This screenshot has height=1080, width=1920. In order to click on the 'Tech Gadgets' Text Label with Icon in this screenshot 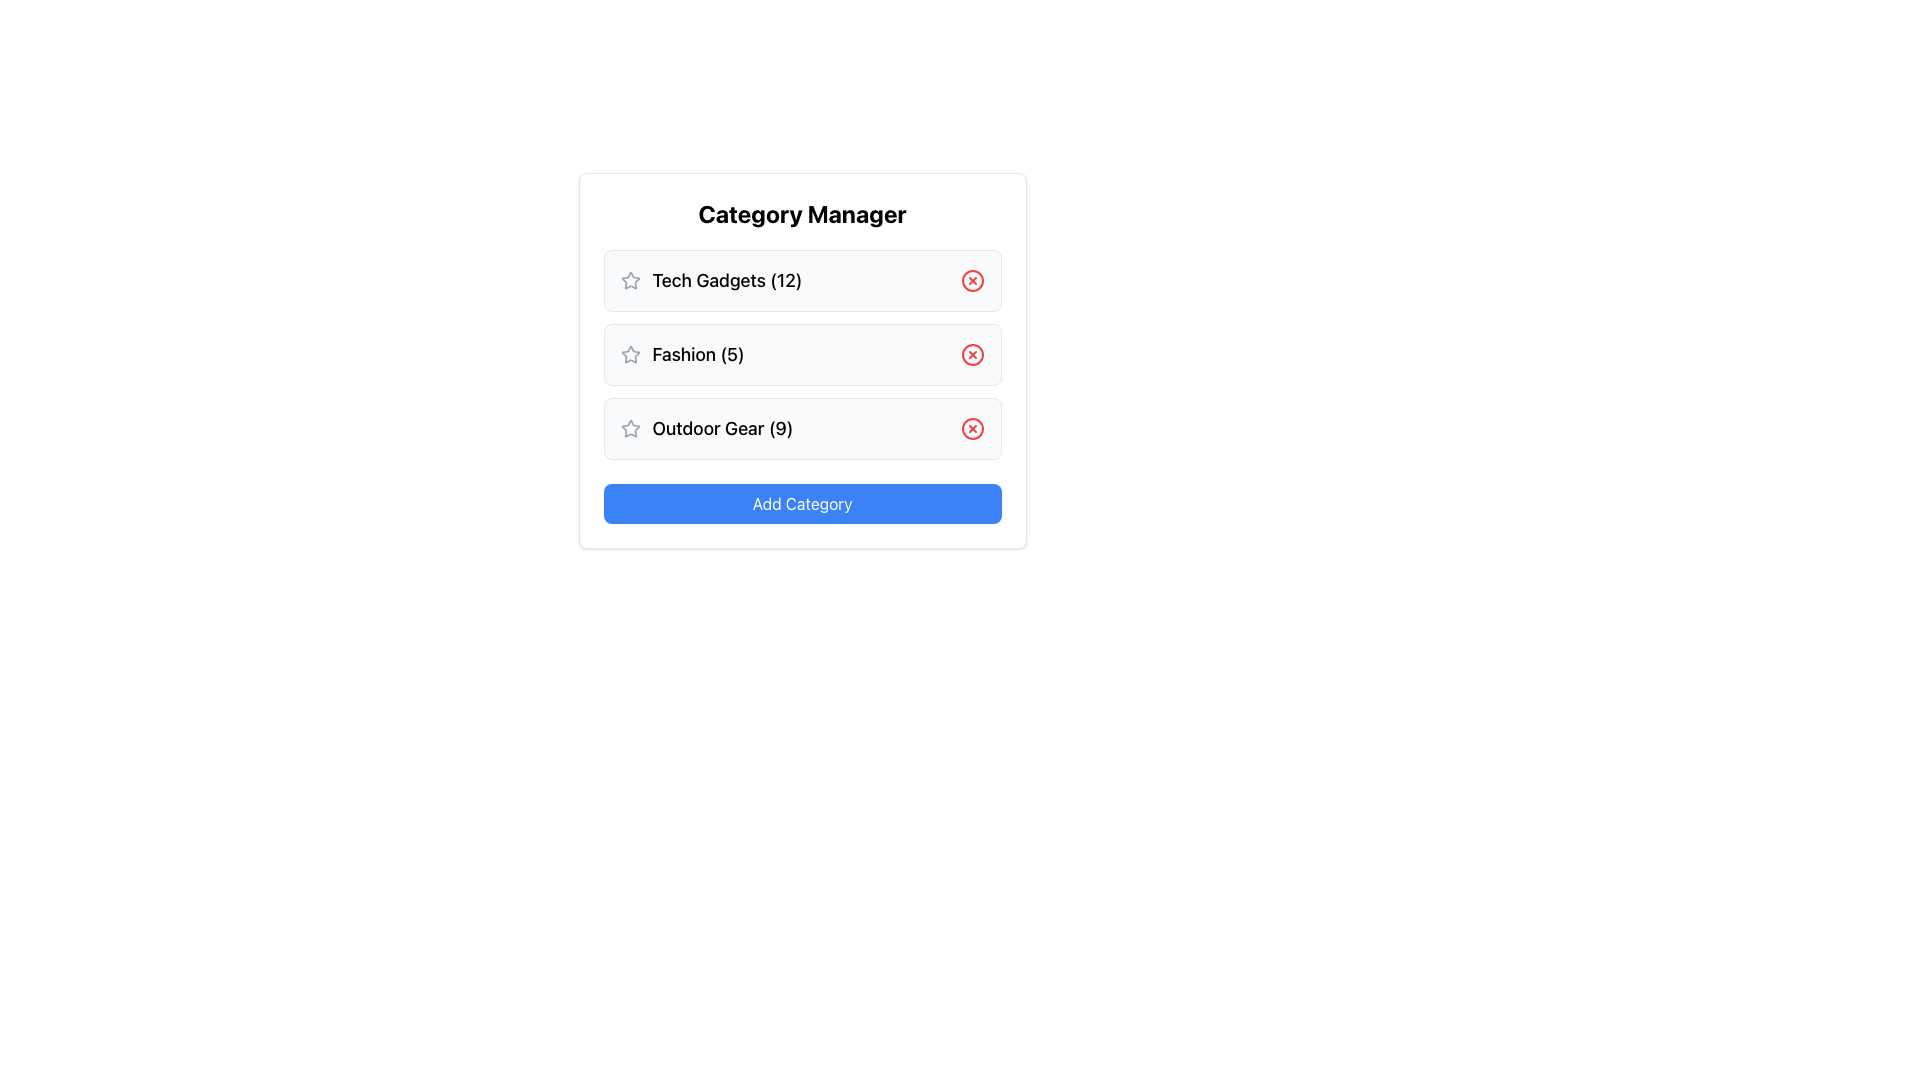, I will do `click(711, 281)`.